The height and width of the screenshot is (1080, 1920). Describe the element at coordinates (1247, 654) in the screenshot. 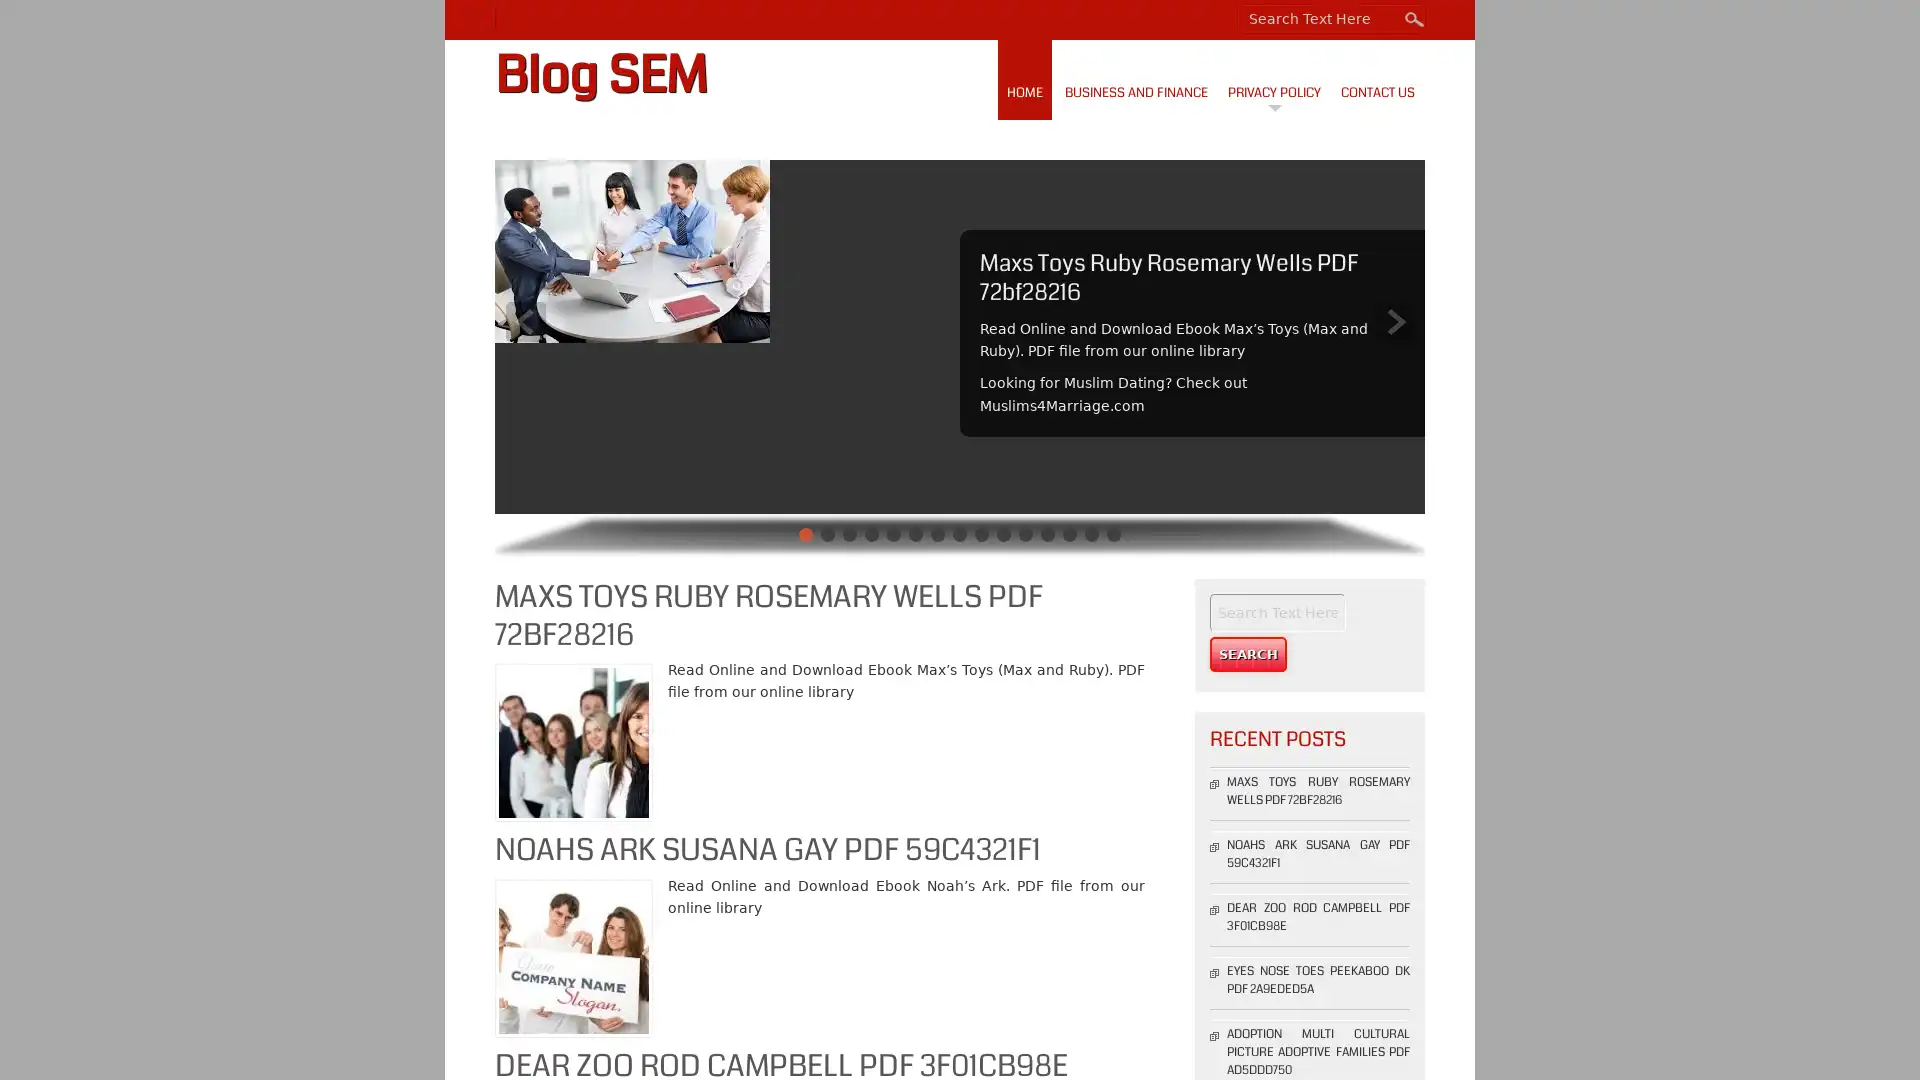

I see `Search` at that location.